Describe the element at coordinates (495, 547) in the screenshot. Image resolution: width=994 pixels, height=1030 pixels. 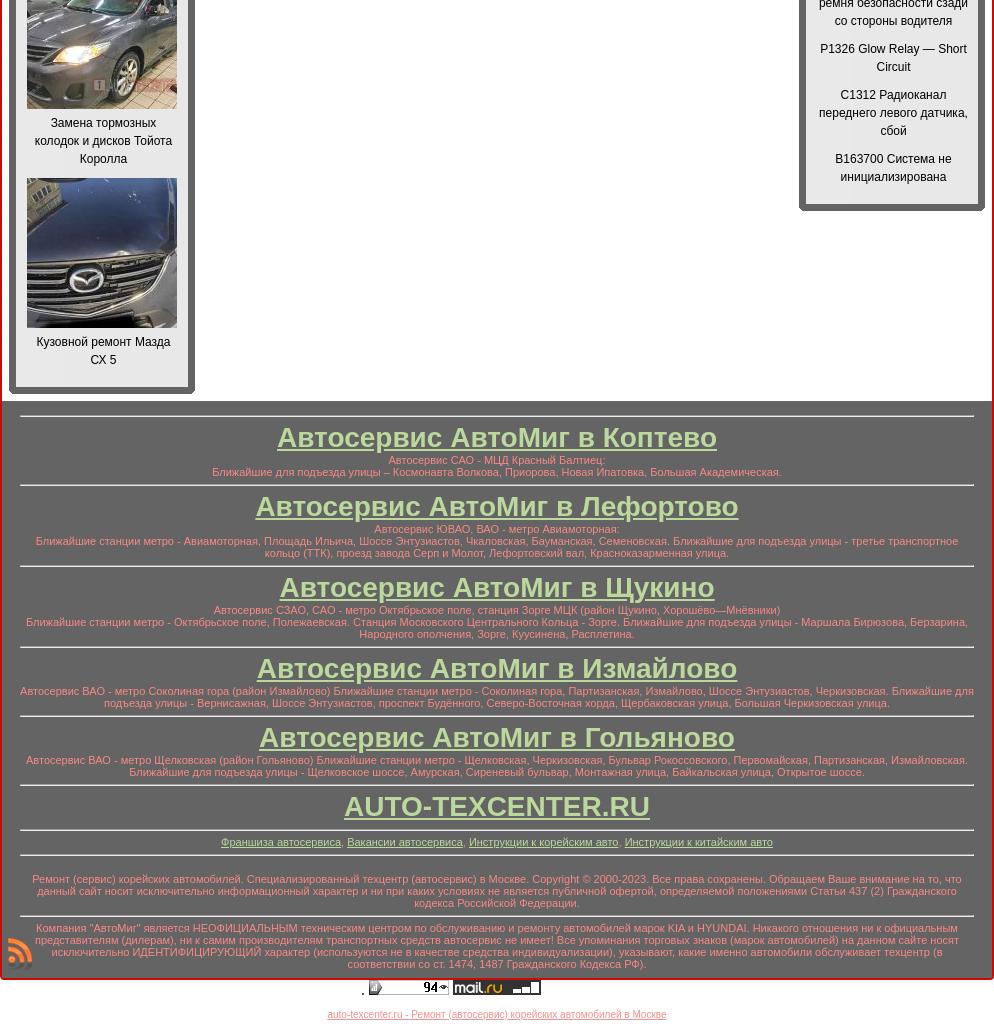
I see `'Ближайшие станции метро - Авиамоторная, Площадь Ильича, Шоссе Энтузиастов, Чкаловская, Бауманская, Семеновская. Ближайшие для подъезда улицы - третье транспортное кольцо (ТТК), проезд завода Серп и Молот, Лефортовский вал, Красноказарменная улица.'` at that location.